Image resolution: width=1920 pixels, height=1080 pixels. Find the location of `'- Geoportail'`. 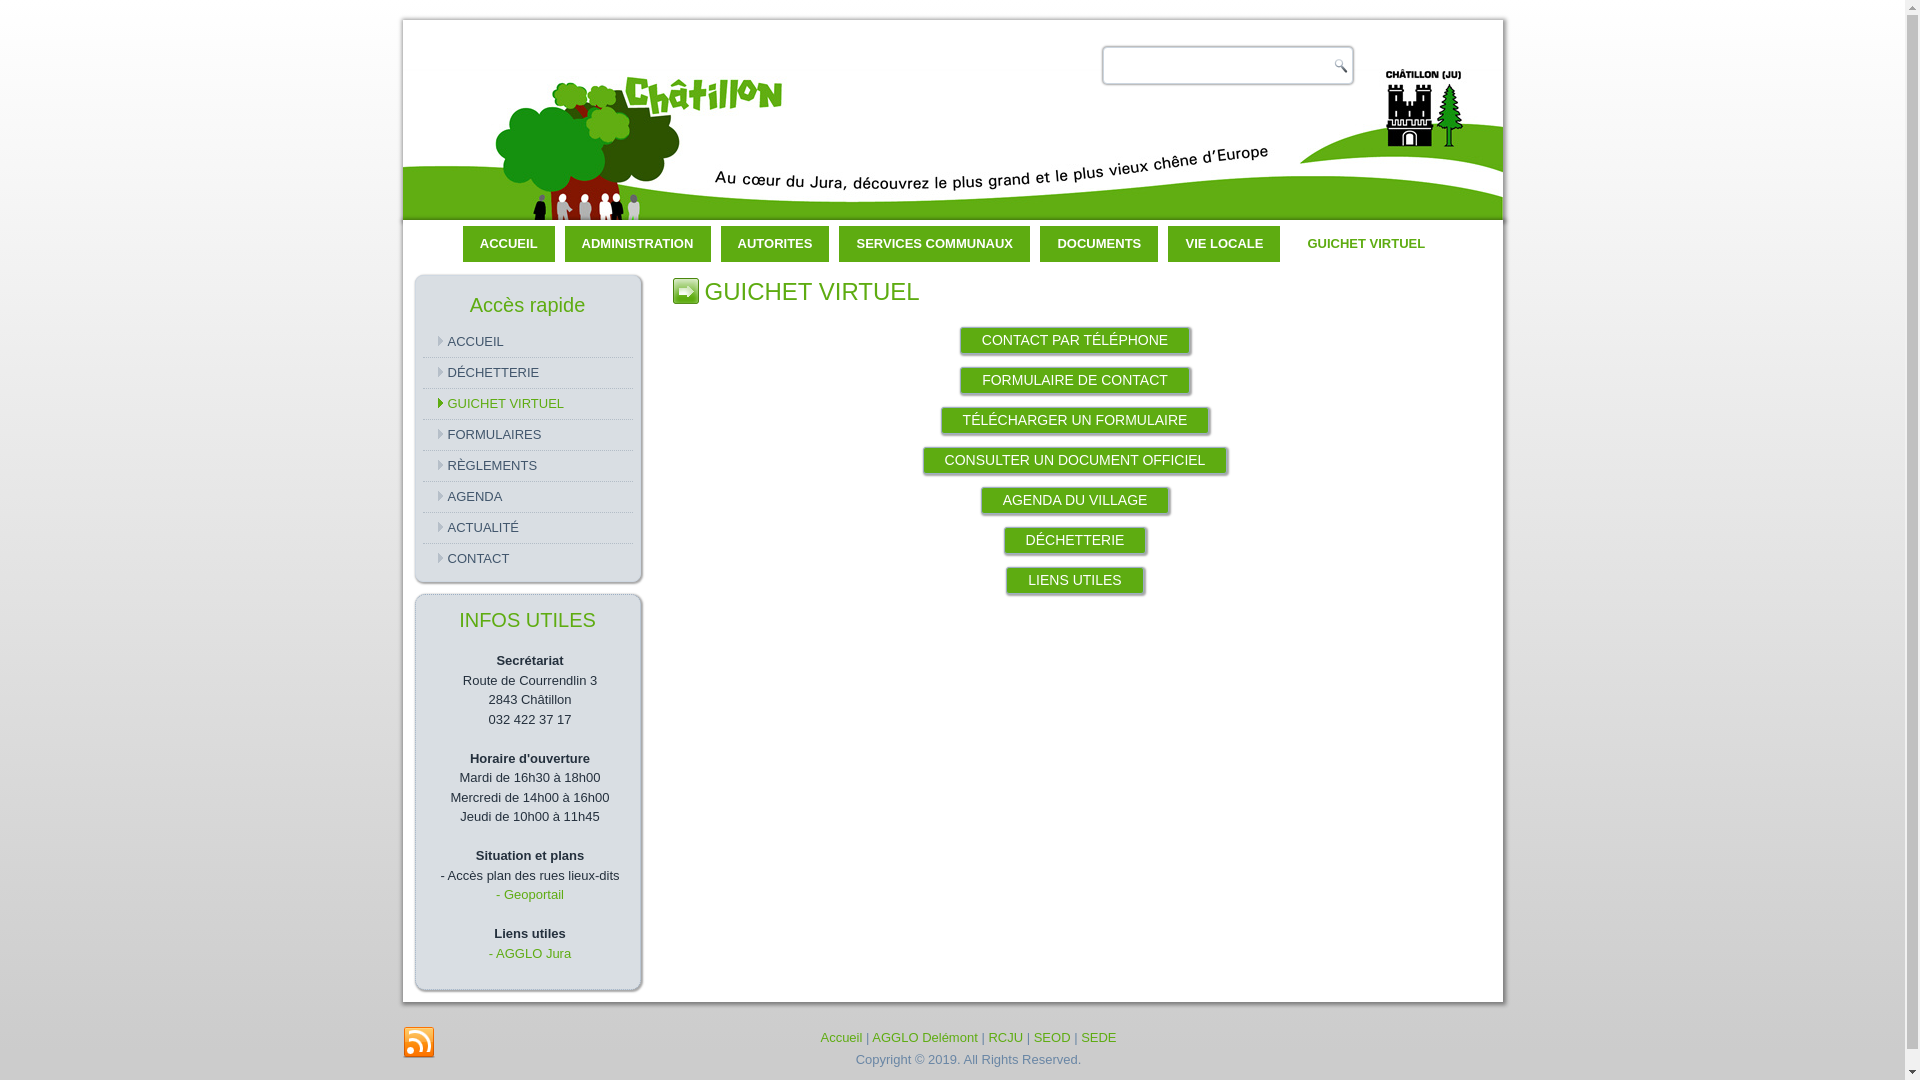

'- Geoportail' is located at coordinates (529, 893).